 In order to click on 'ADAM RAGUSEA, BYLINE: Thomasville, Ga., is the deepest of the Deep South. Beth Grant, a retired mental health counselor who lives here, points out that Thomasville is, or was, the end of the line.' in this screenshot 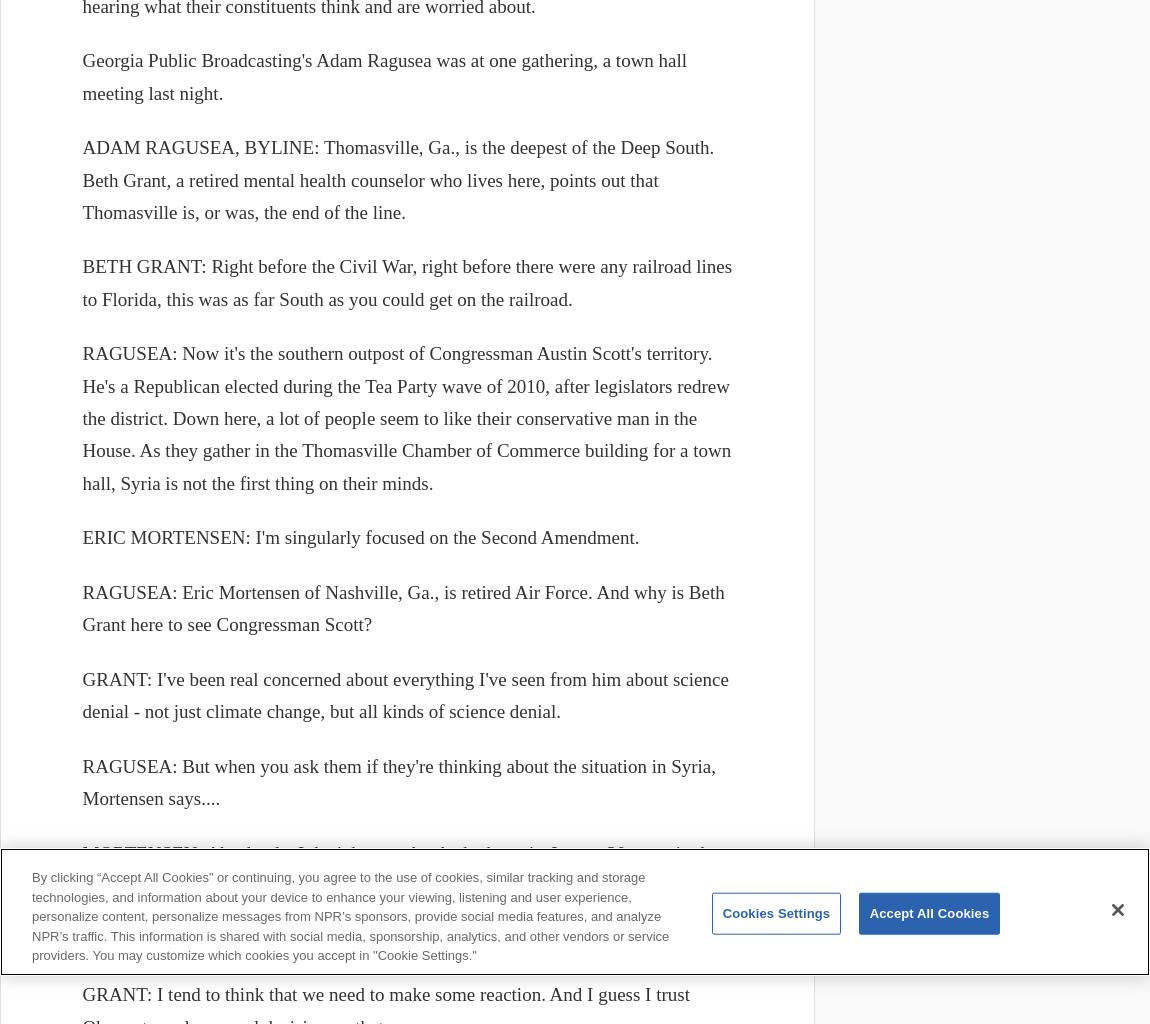, I will do `click(398, 179)`.